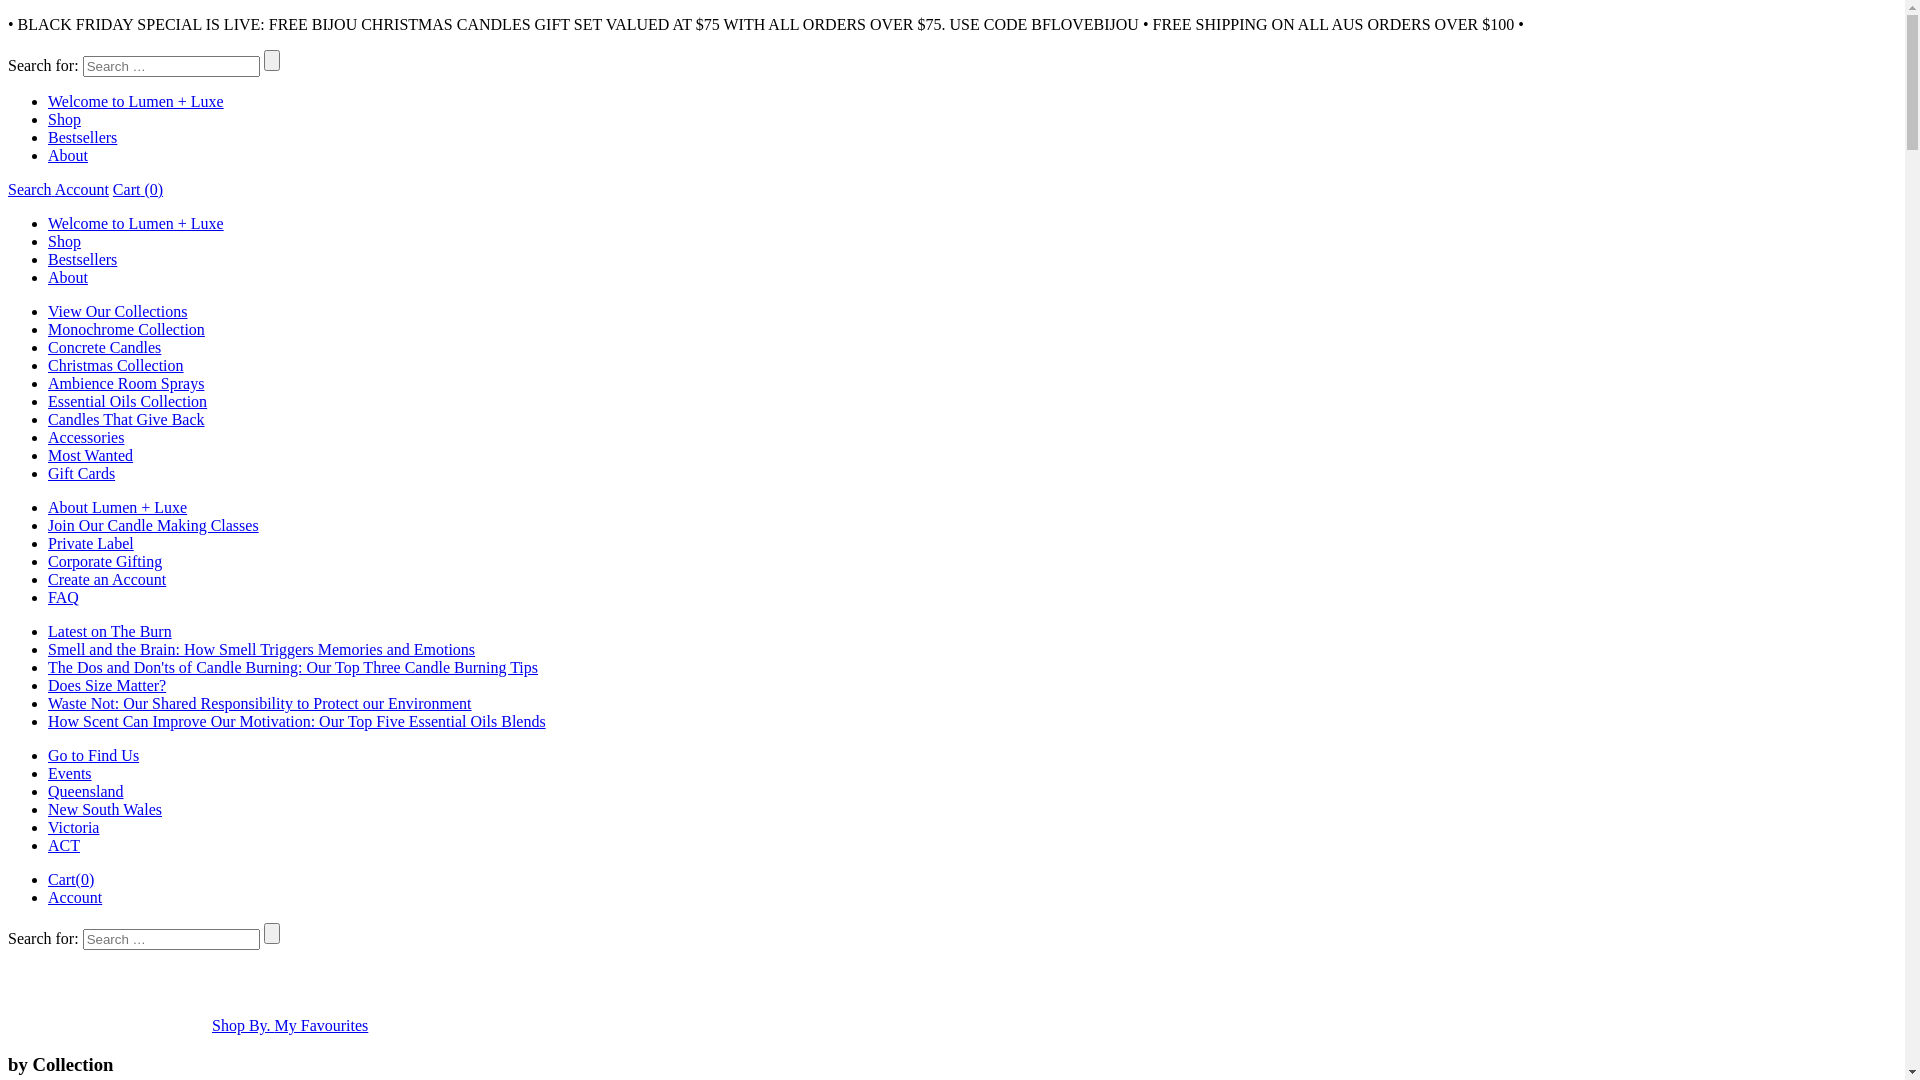 The width and height of the screenshot is (1920, 1080). What do you see at coordinates (321, 1025) in the screenshot?
I see `'My Favourites'` at bounding box center [321, 1025].